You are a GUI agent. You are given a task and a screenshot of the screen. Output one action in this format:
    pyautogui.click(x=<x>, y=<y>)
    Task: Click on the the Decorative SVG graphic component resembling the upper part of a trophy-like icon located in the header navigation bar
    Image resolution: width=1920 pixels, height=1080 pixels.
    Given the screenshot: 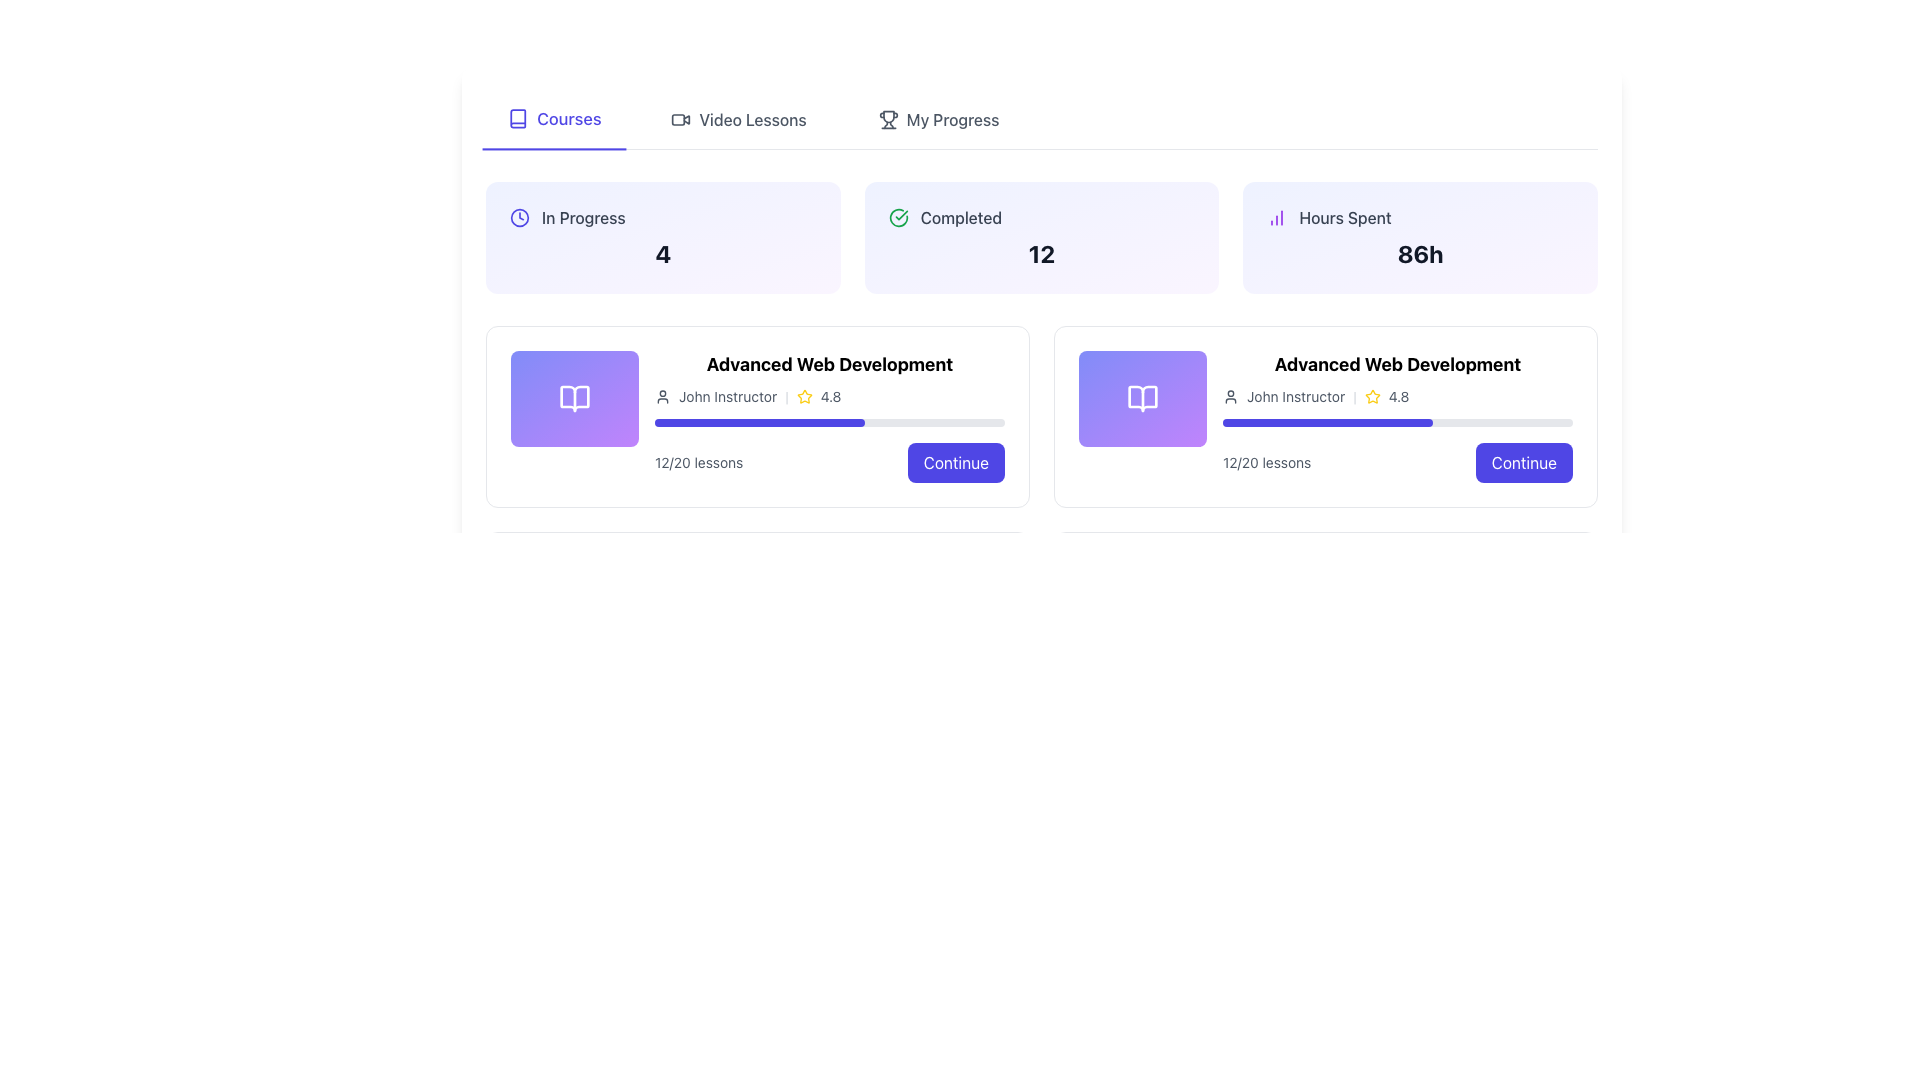 What is the action you would take?
    pyautogui.click(x=887, y=117)
    